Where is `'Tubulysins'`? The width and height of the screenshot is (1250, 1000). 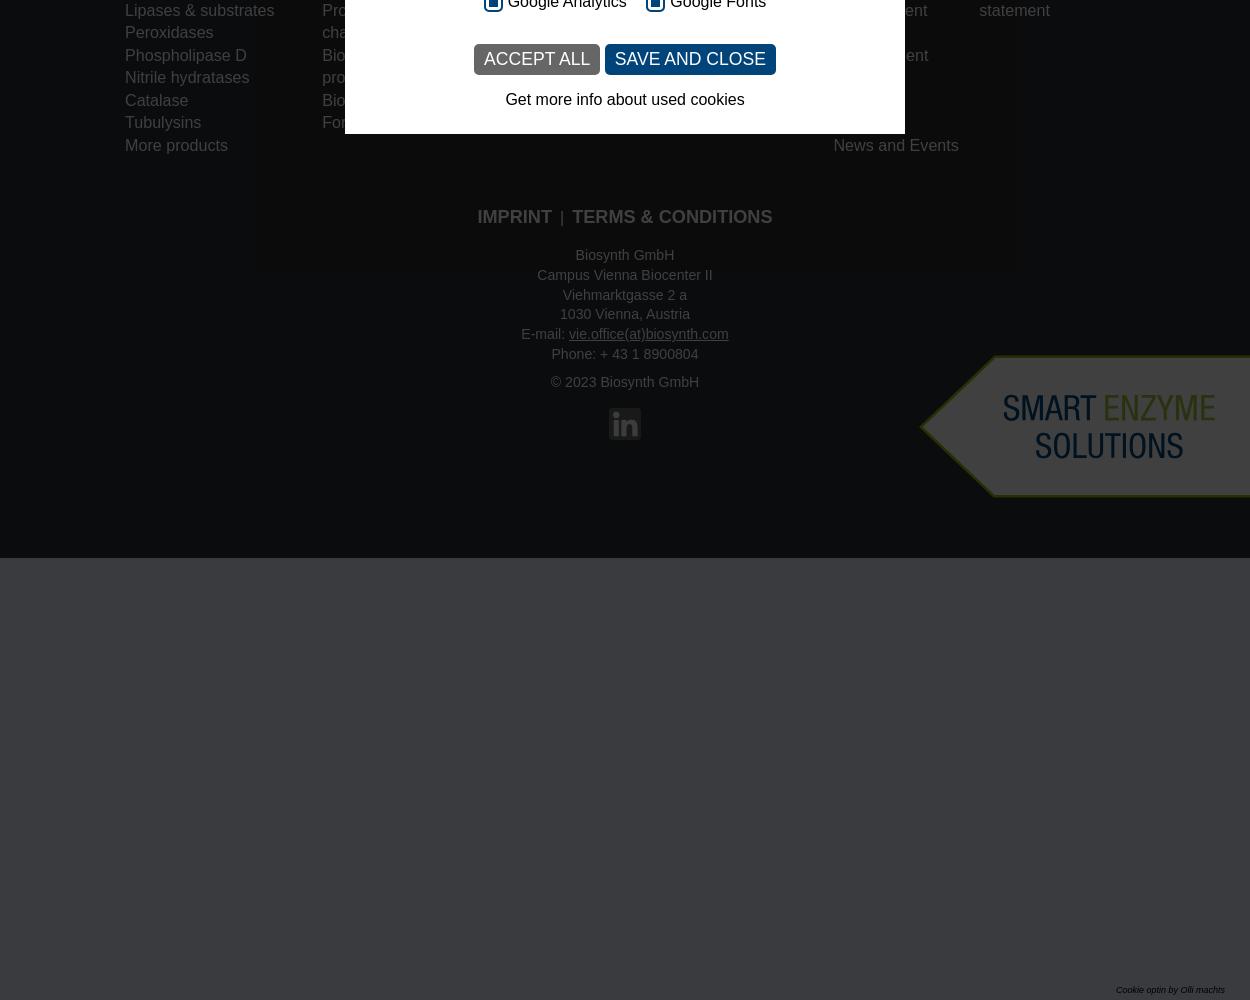
'Tubulysins' is located at coordinates (162, 121).